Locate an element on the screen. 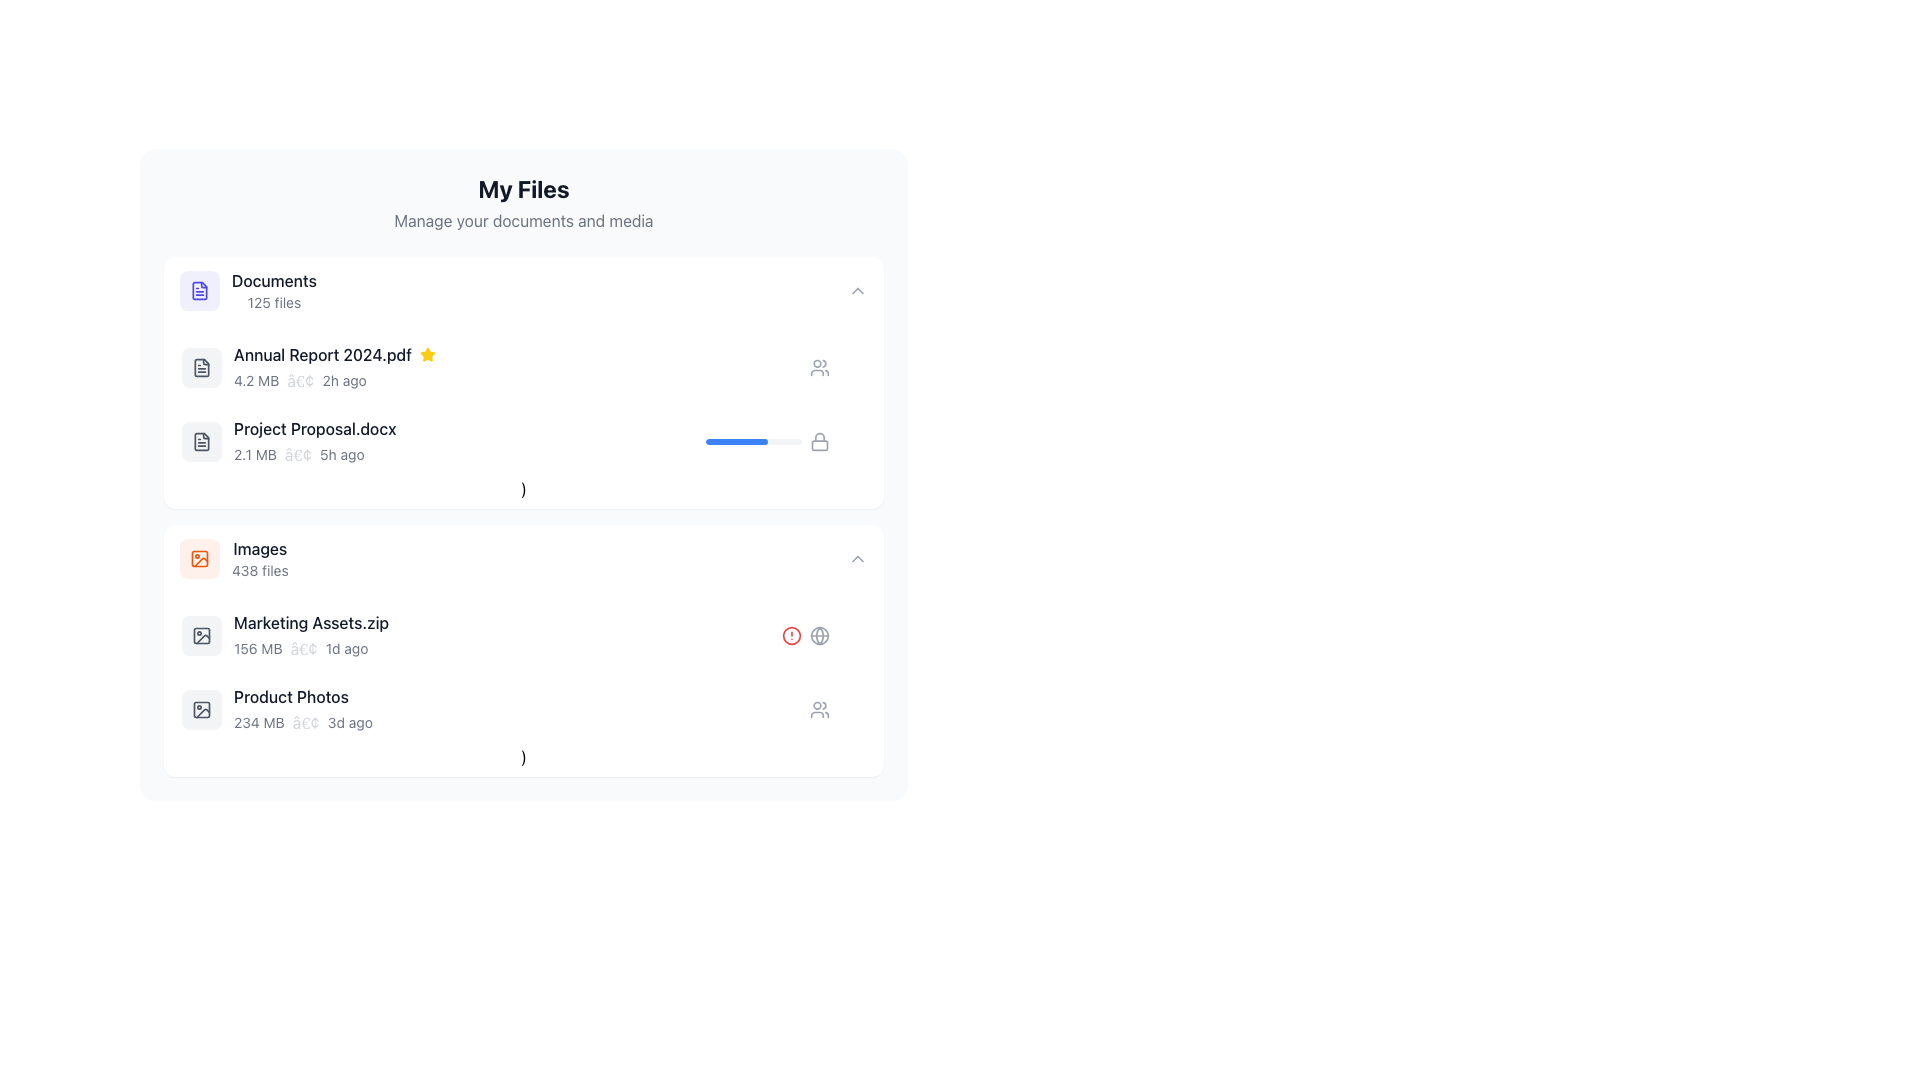 The image size is (1920, 1080). the rectangular graphical element with rounded corners that serves as the background of the icon representing the 'Marketing Assets.zip' file entry is located at coordinates (201, 636).